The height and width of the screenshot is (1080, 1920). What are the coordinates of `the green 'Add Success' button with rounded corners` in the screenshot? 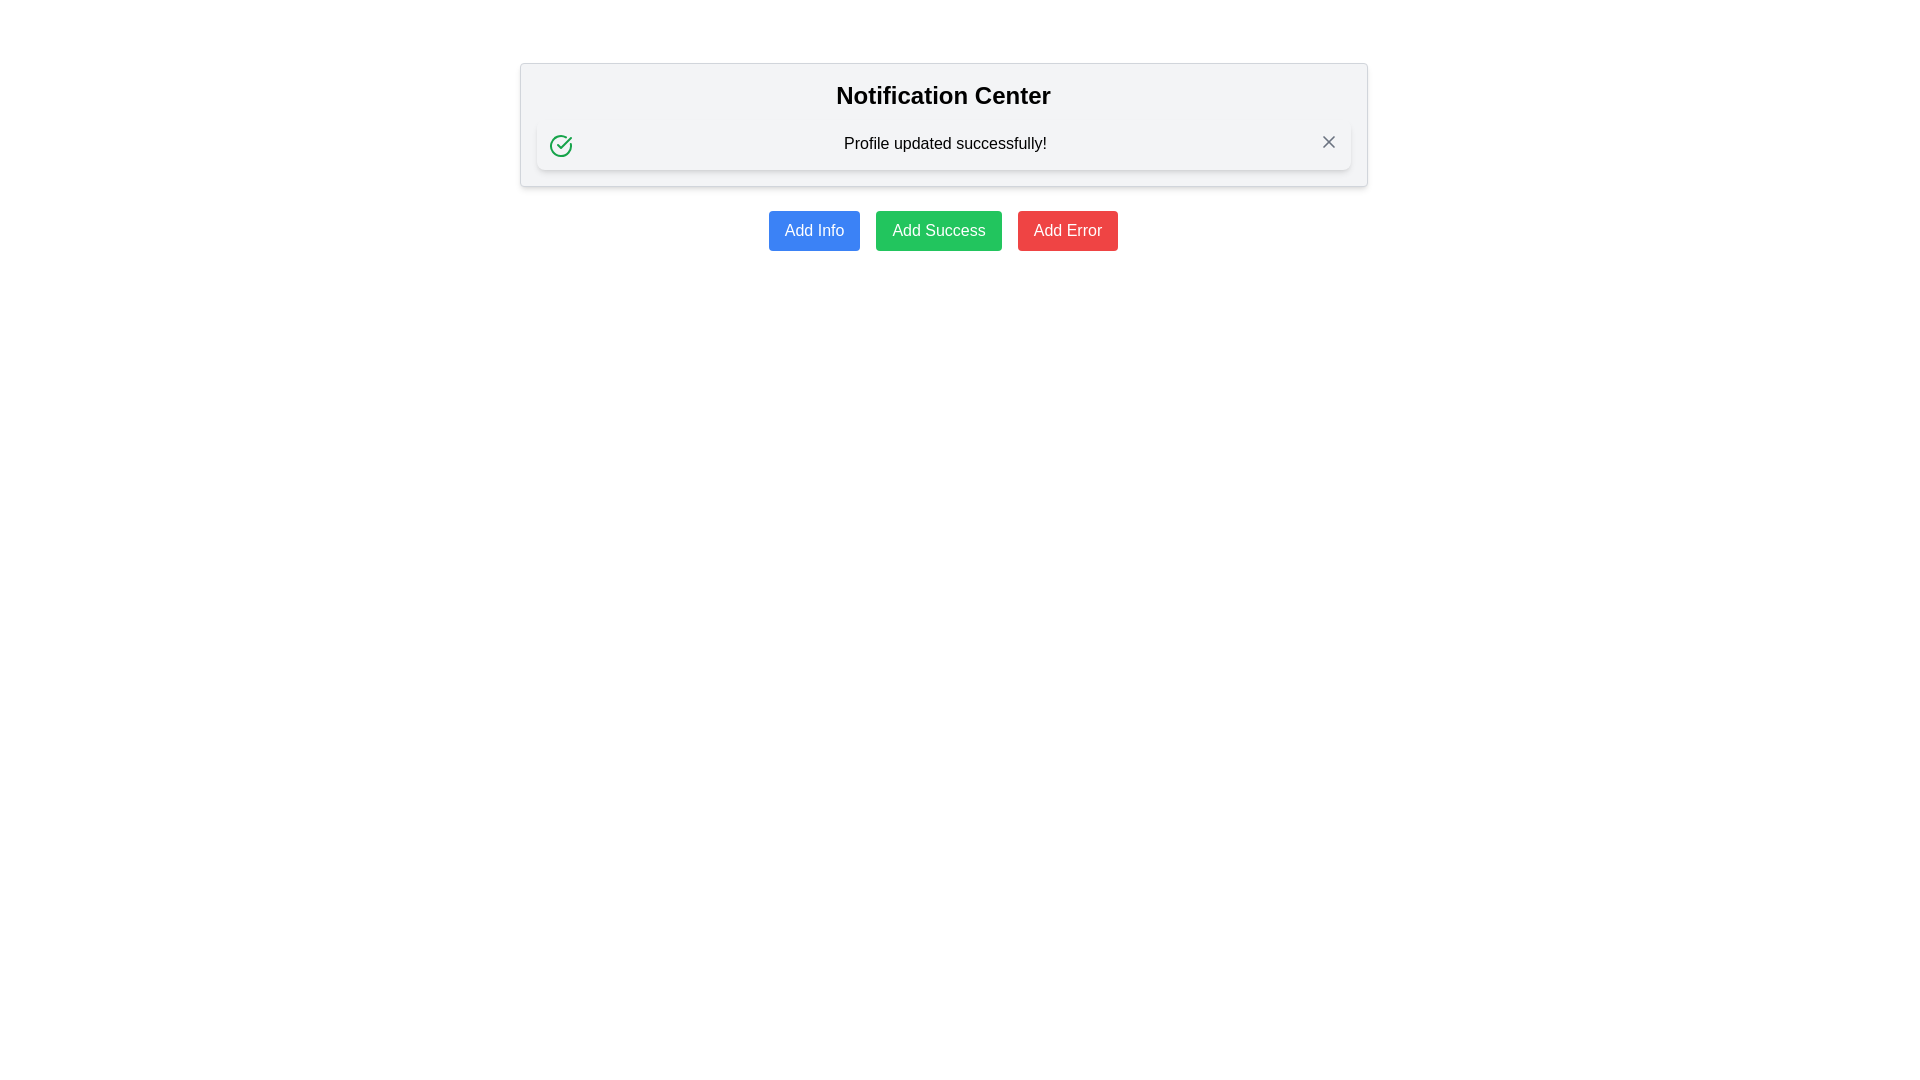 It's located at (938, 230).